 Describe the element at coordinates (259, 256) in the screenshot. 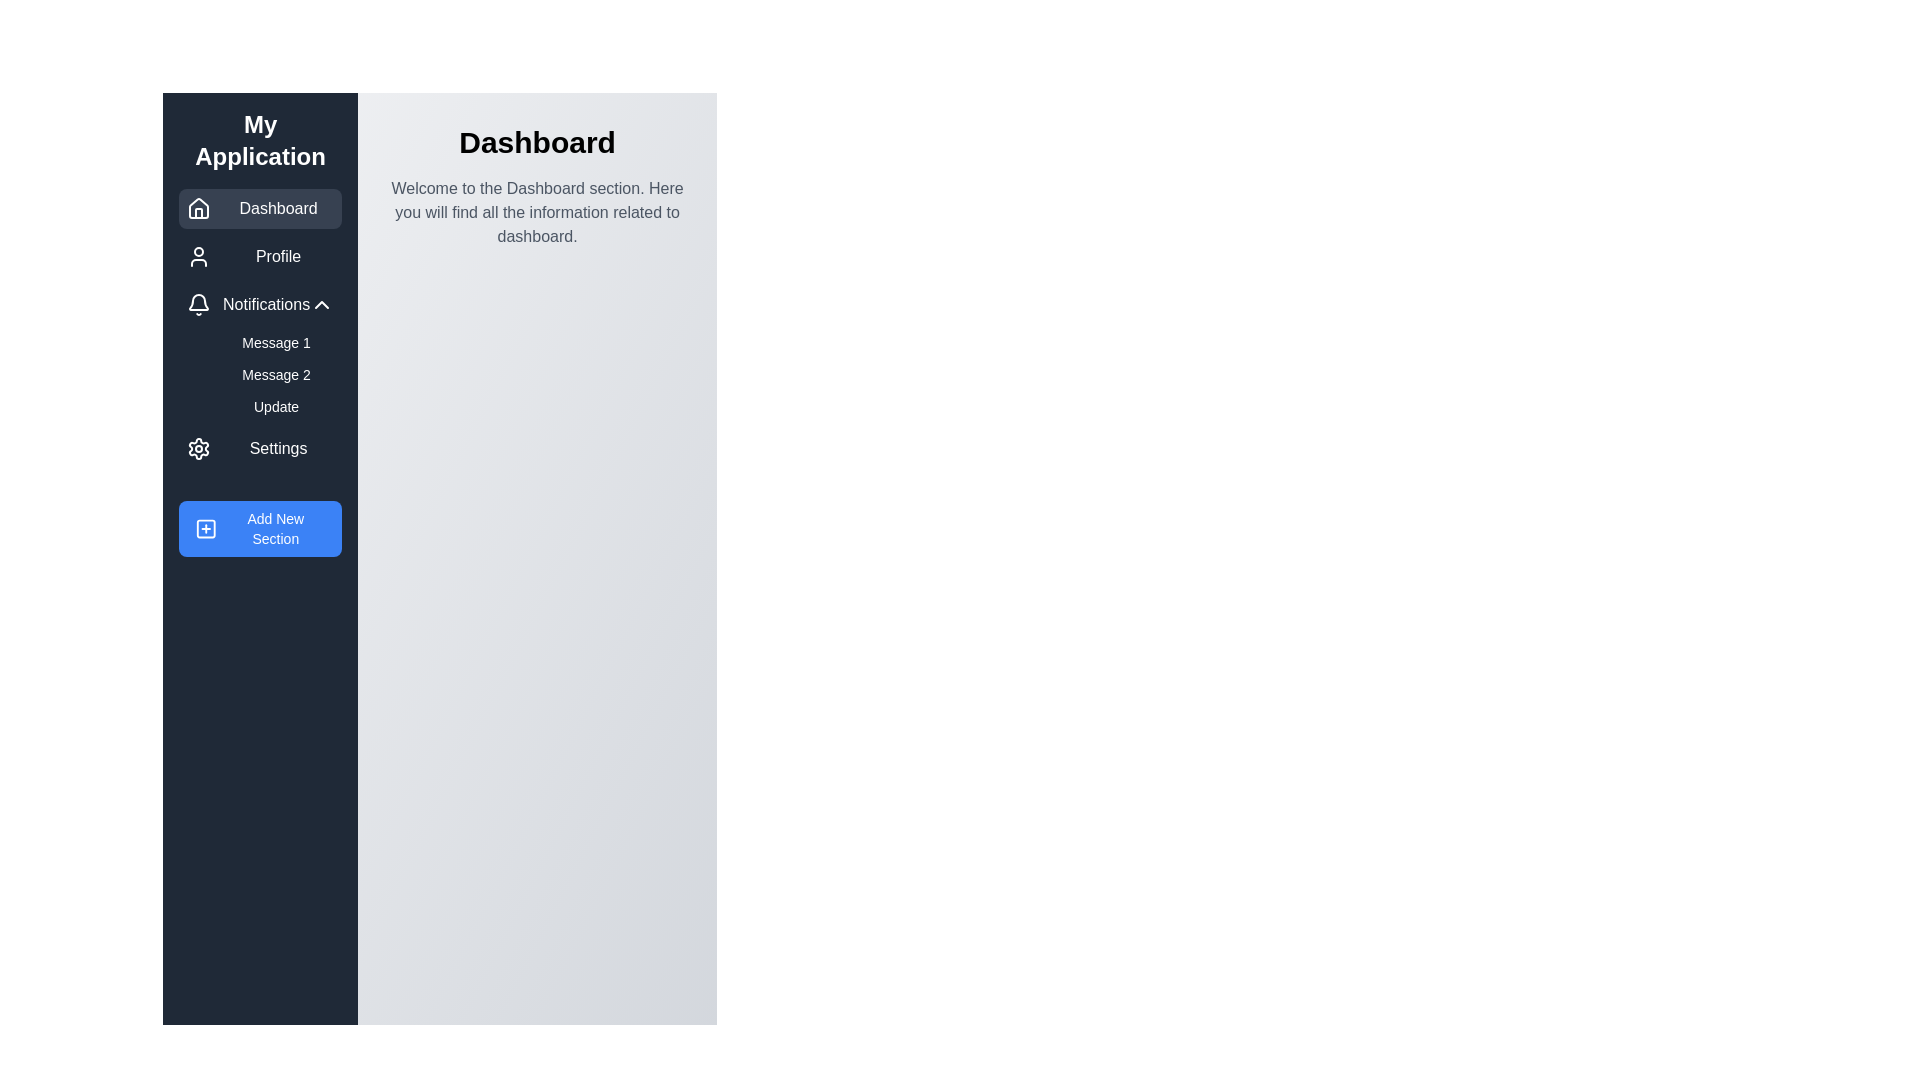

I see `the Navigation Menu Item that links to the user's profile section, positioned below the 'Dashboard' and above 'Notifications'` at that location.